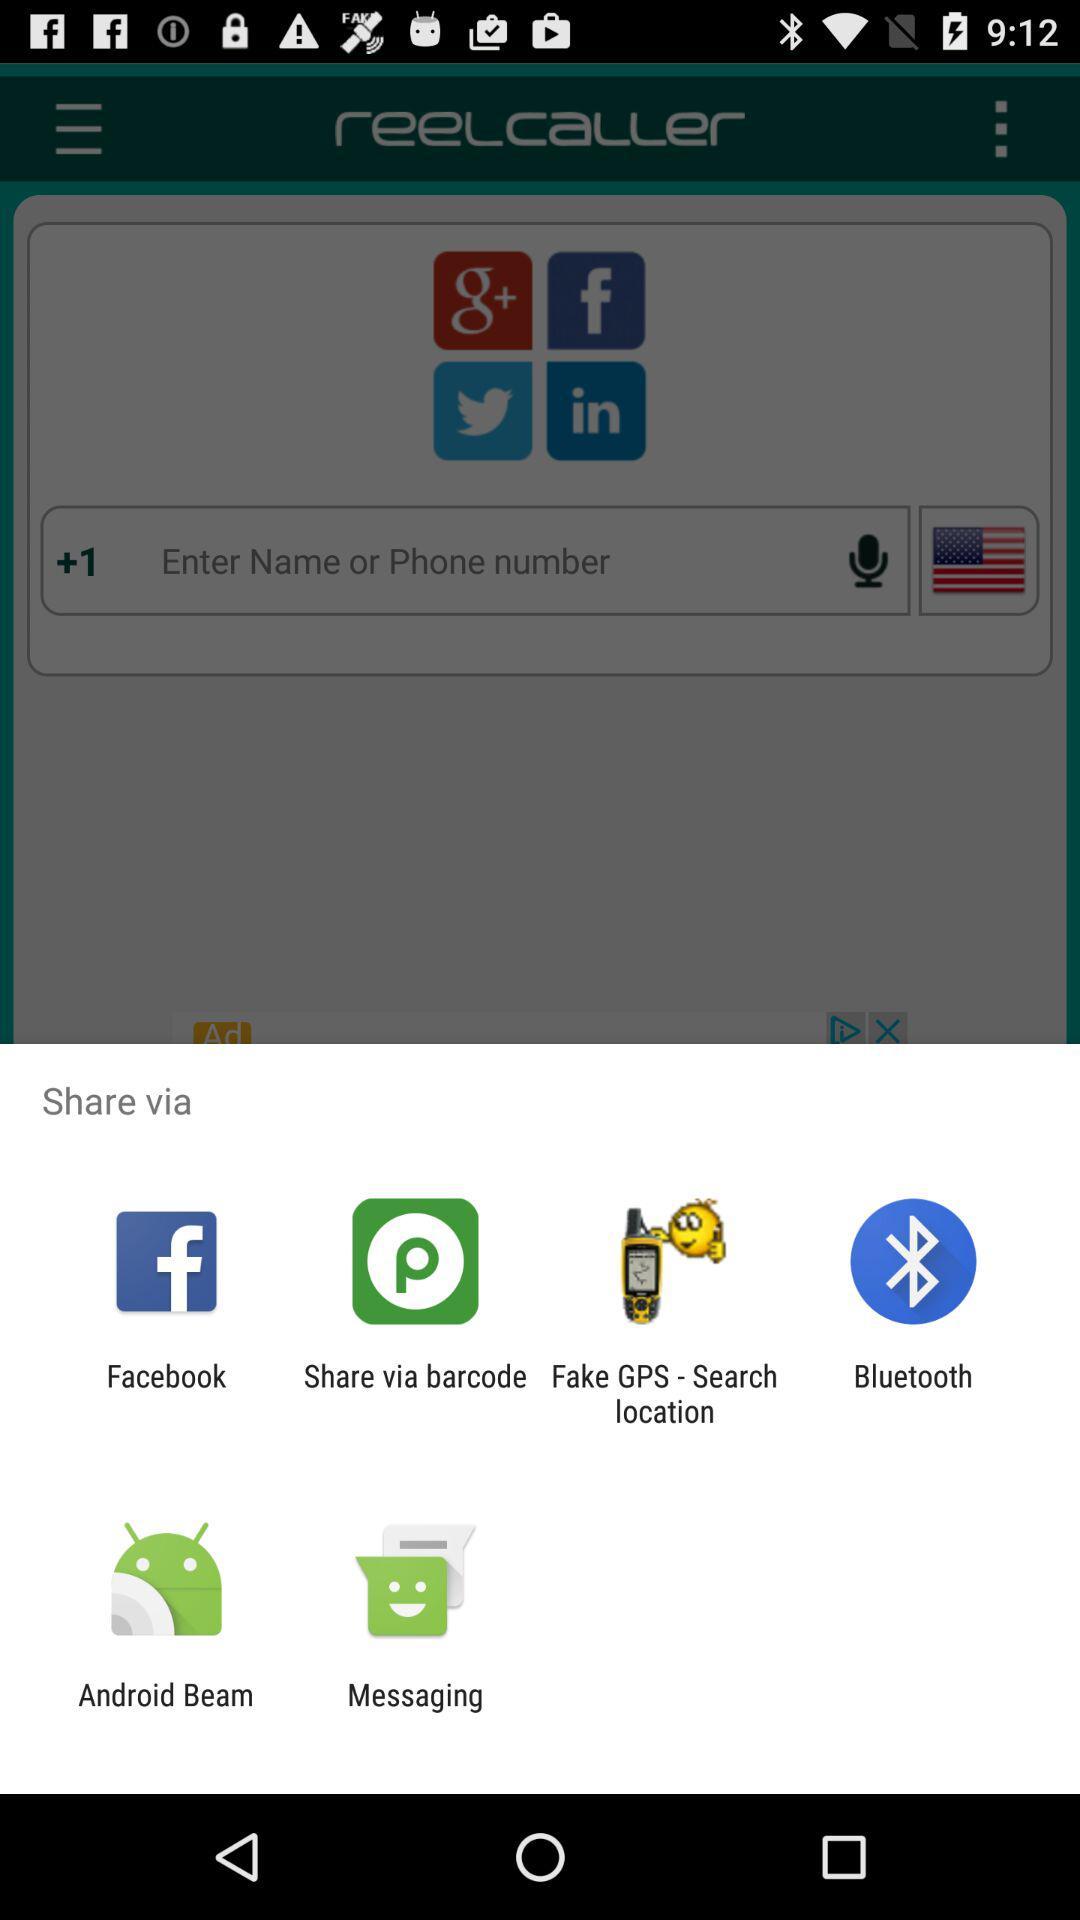  Describe the element at coordinates (913, 1392) in the screenshot. I see `bluetooth at the bottom right corner` at that location.